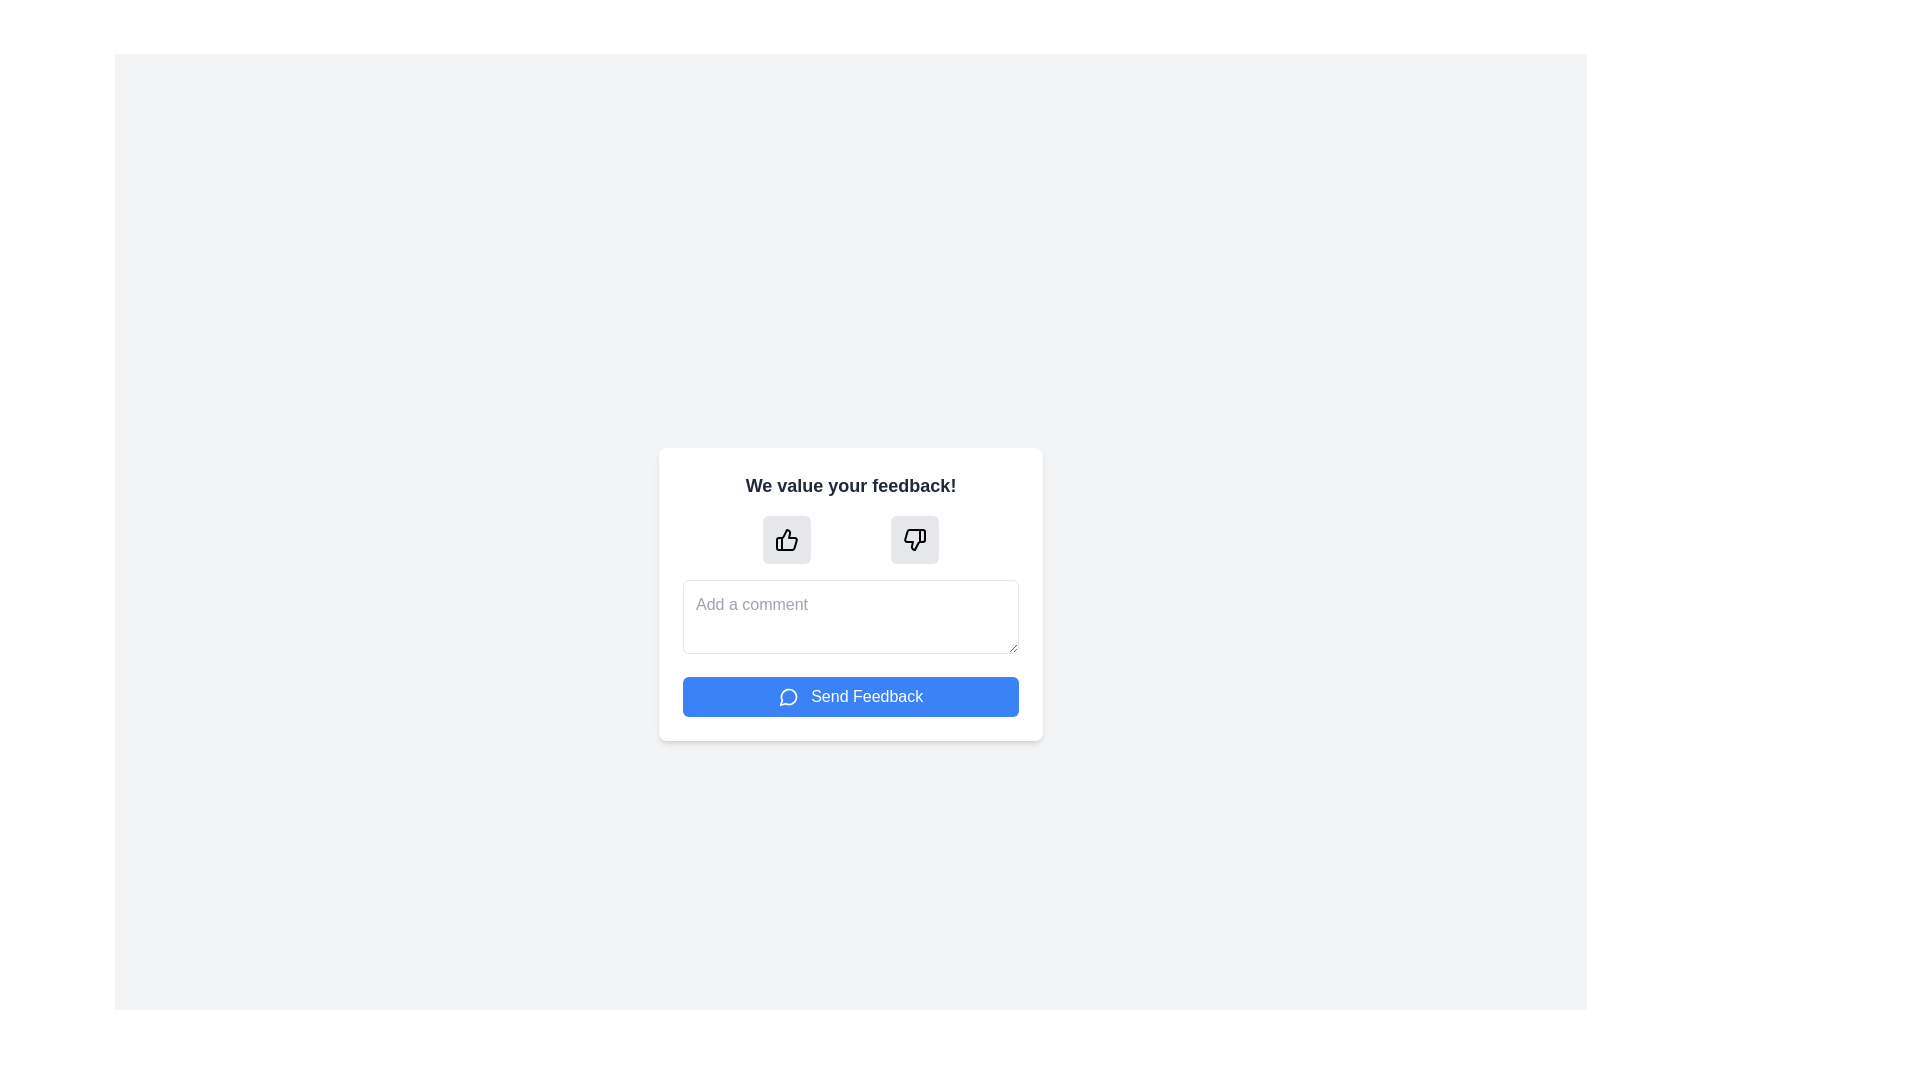 This screenshot has height=1080, width=1920. What do you see at coordinates (914, 538) in the screenshot?
I see `the negative feedback button located to the right of the 'thumb up' button to change its background color` at bounding box center [914, 538].